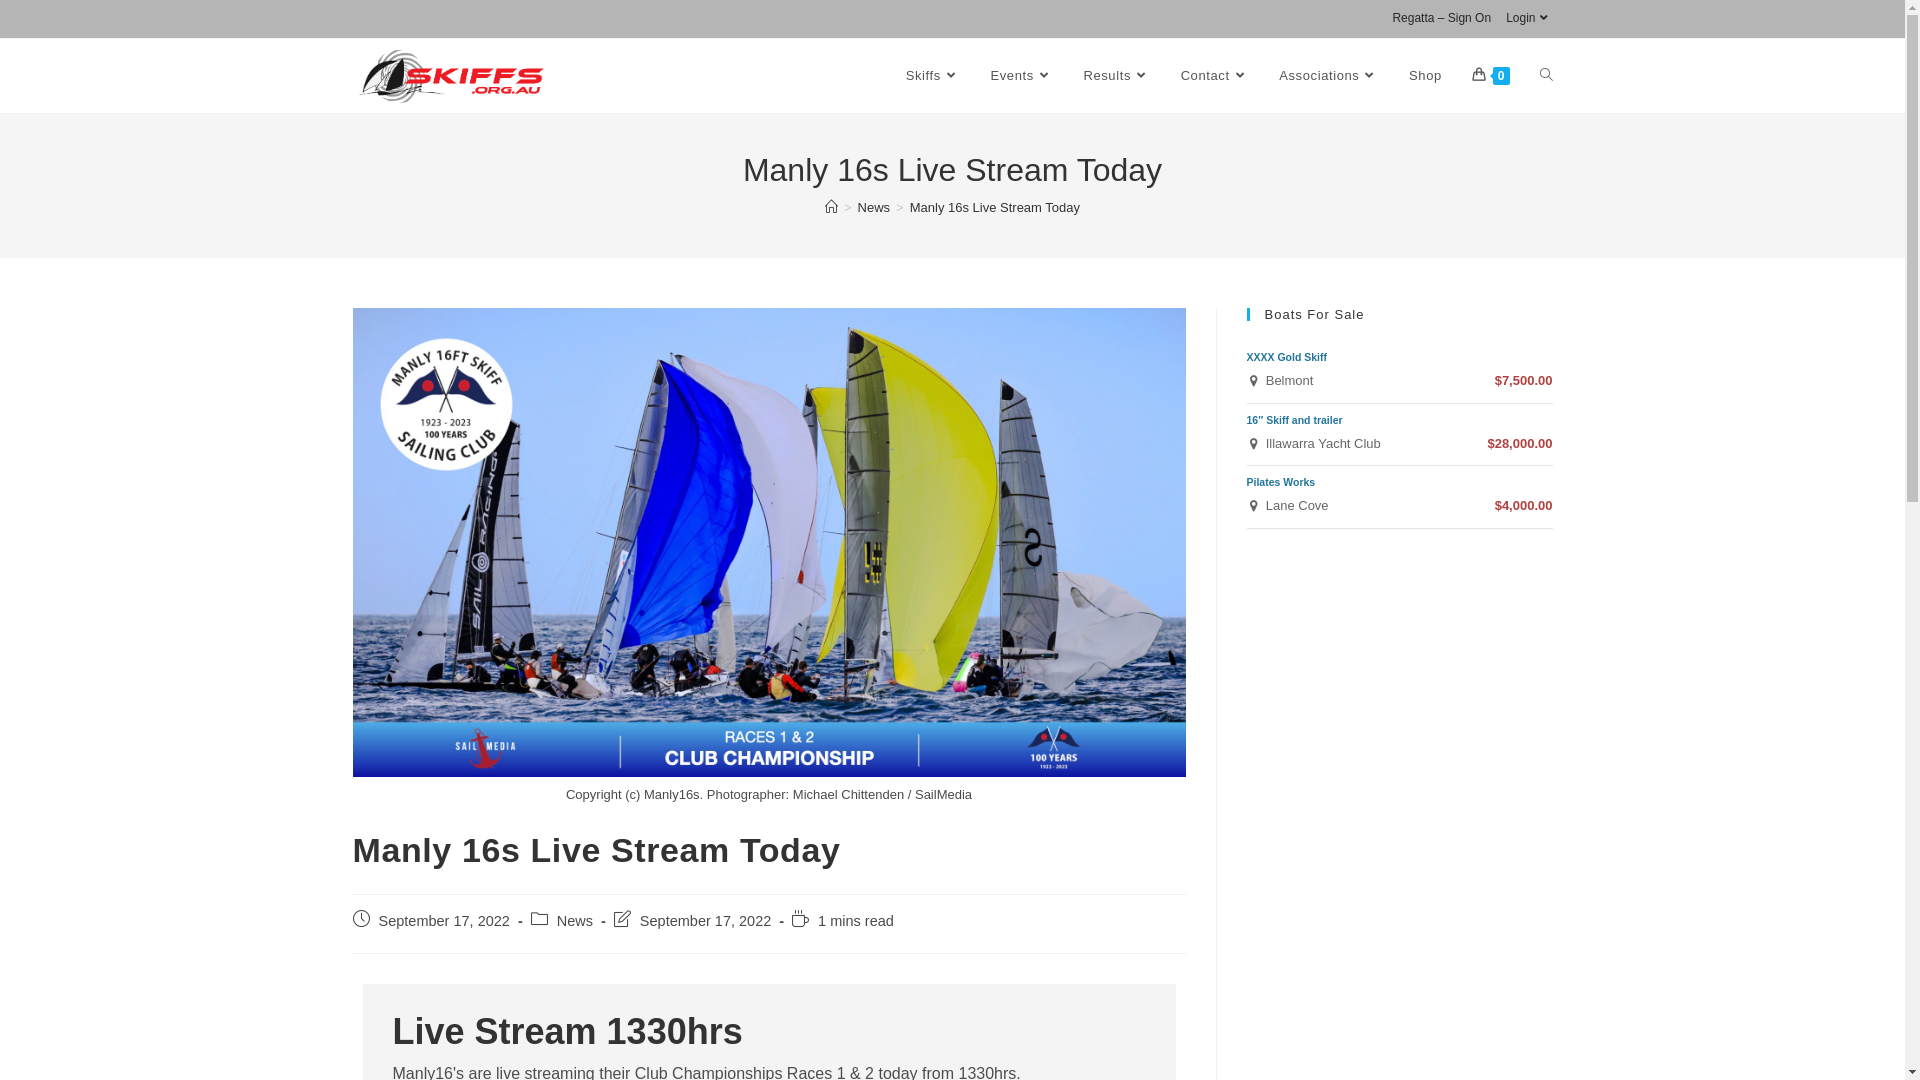 This screenshot has width=1920, height=1080. I want to click on 'Associations', so click(1329, 75).